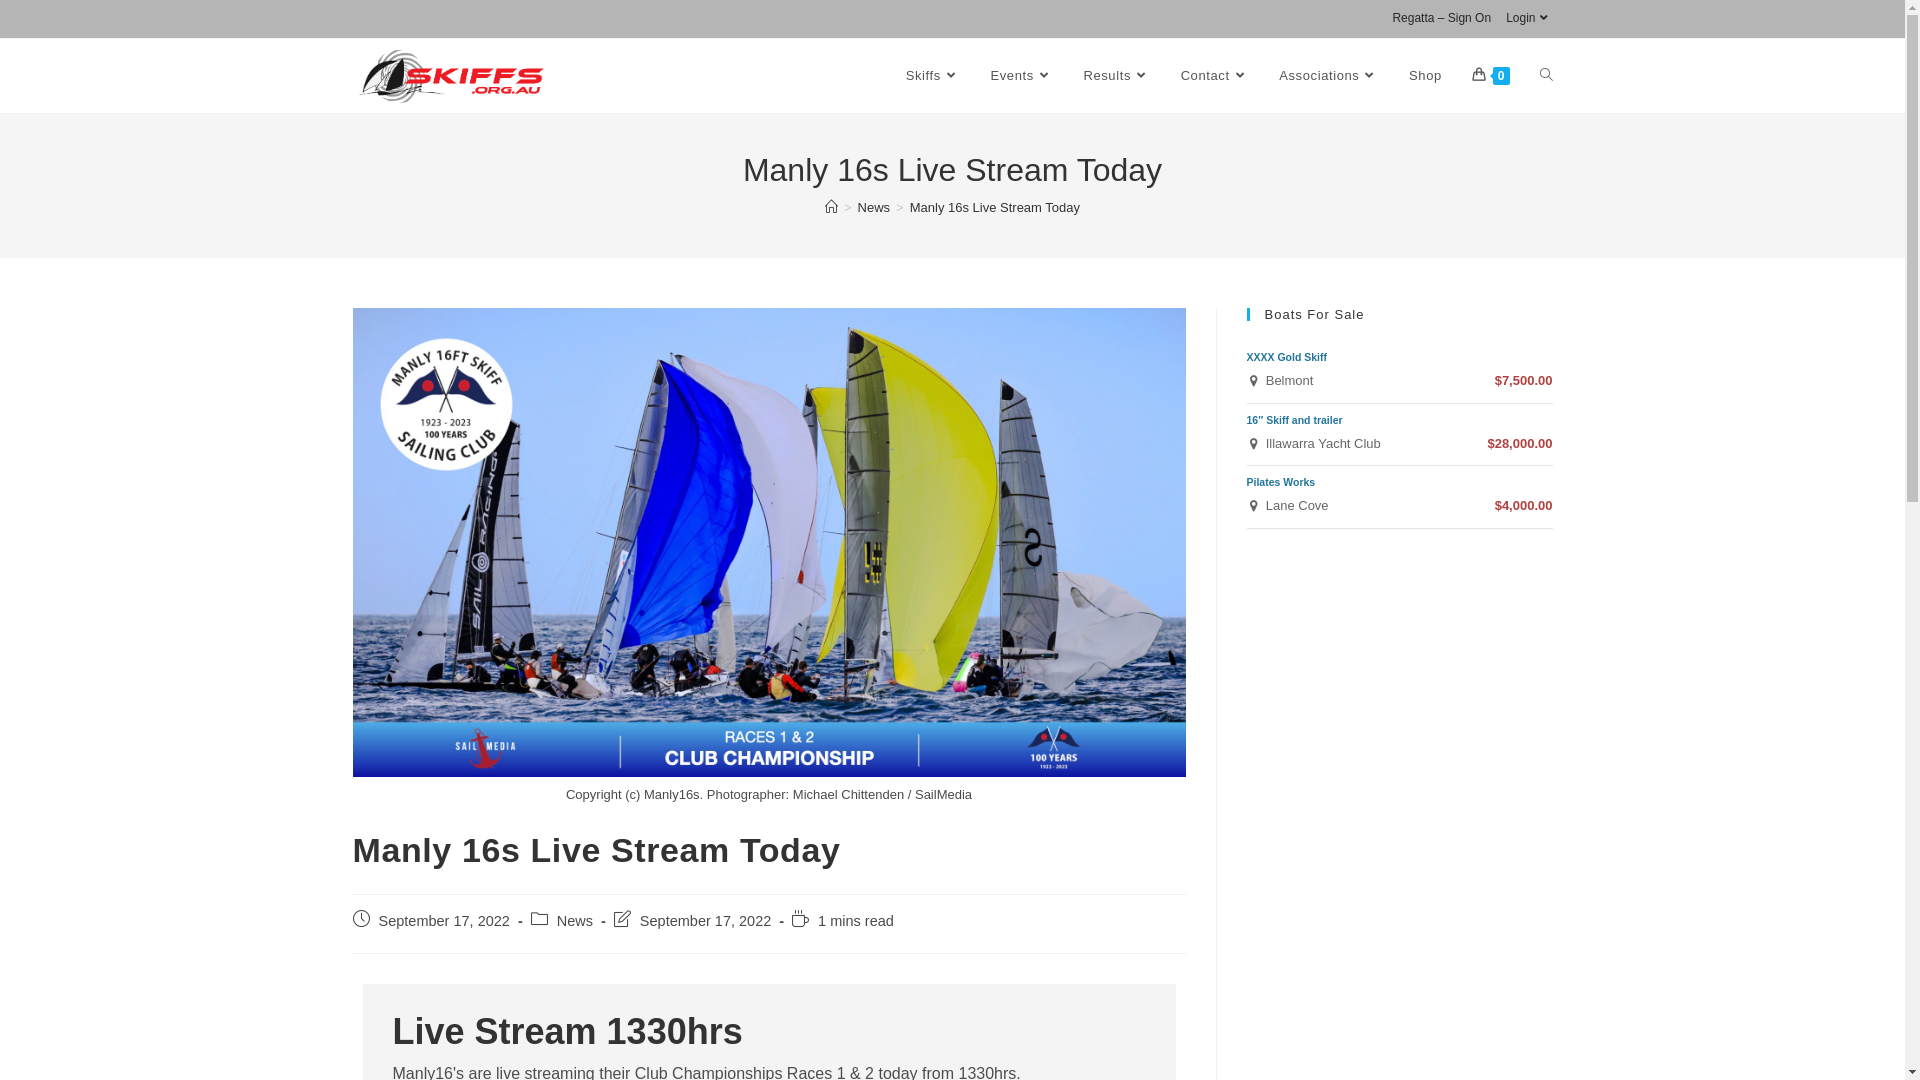 This screenshot has width=1920, height=1080. I want to click on 'Associations', so click(1329, 75).